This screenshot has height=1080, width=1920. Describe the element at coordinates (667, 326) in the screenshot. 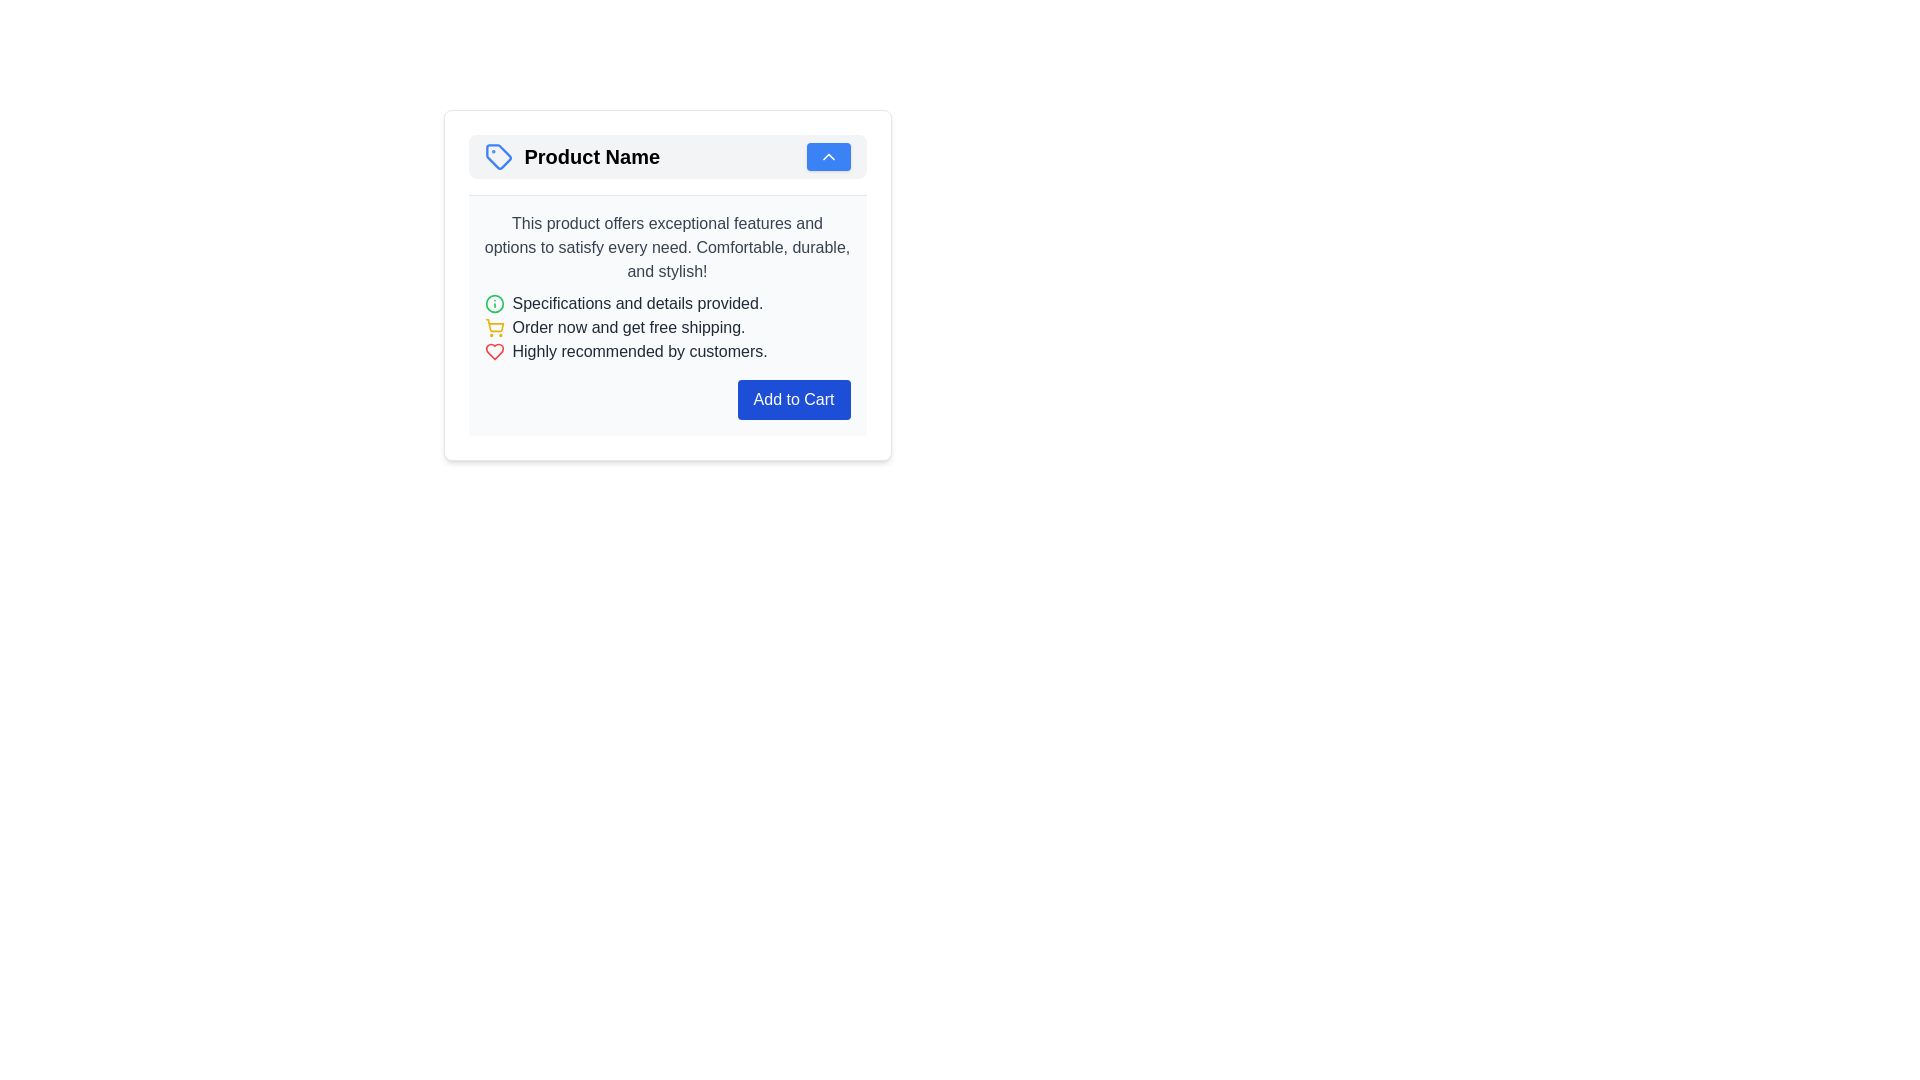

I see `promotional information about free shipping, which is the second item in a vertical list, located slightly below the center horizontally and centrally vertically` at that location.